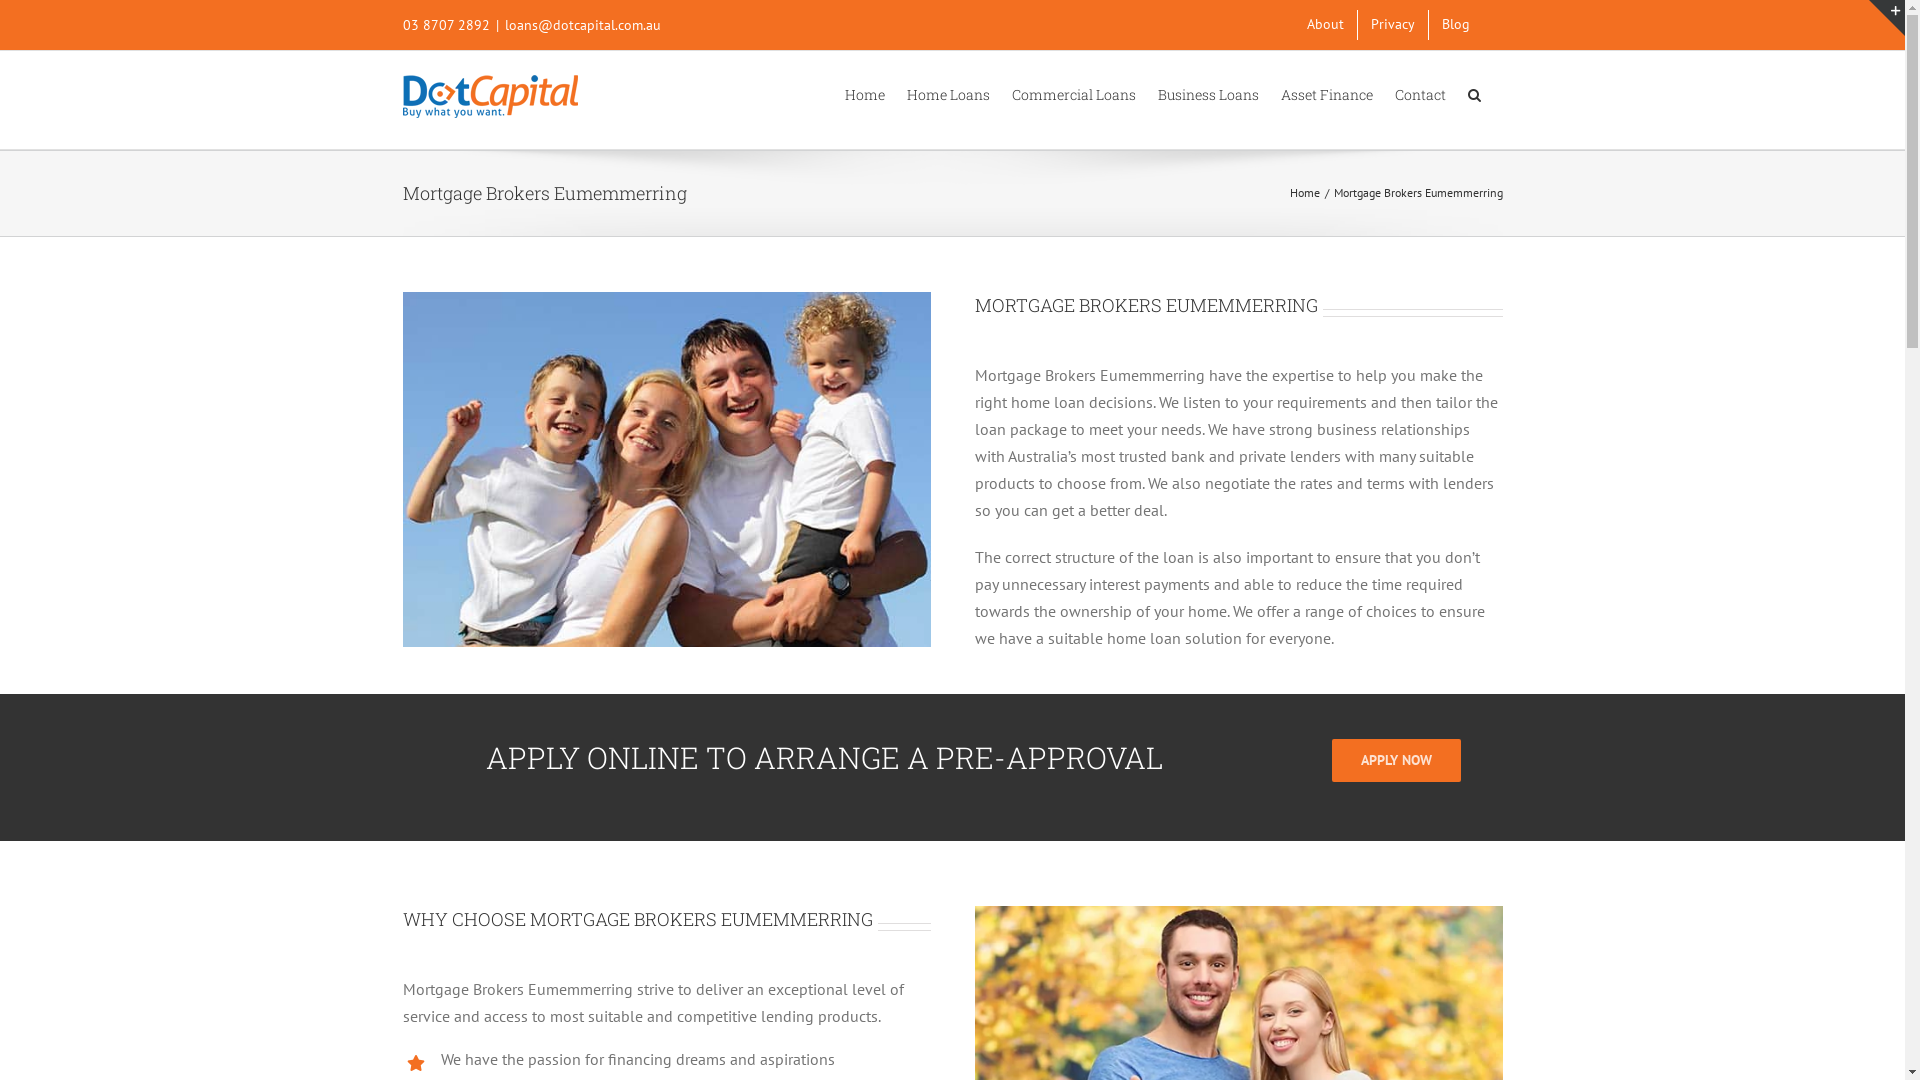 This screenshot has width=1920, height=1080. What do you see at coordinates (666, 469) in the screenshot?
I see `'Mortgage Brokers Eumemmerring'` at bounding box center [666, 469].